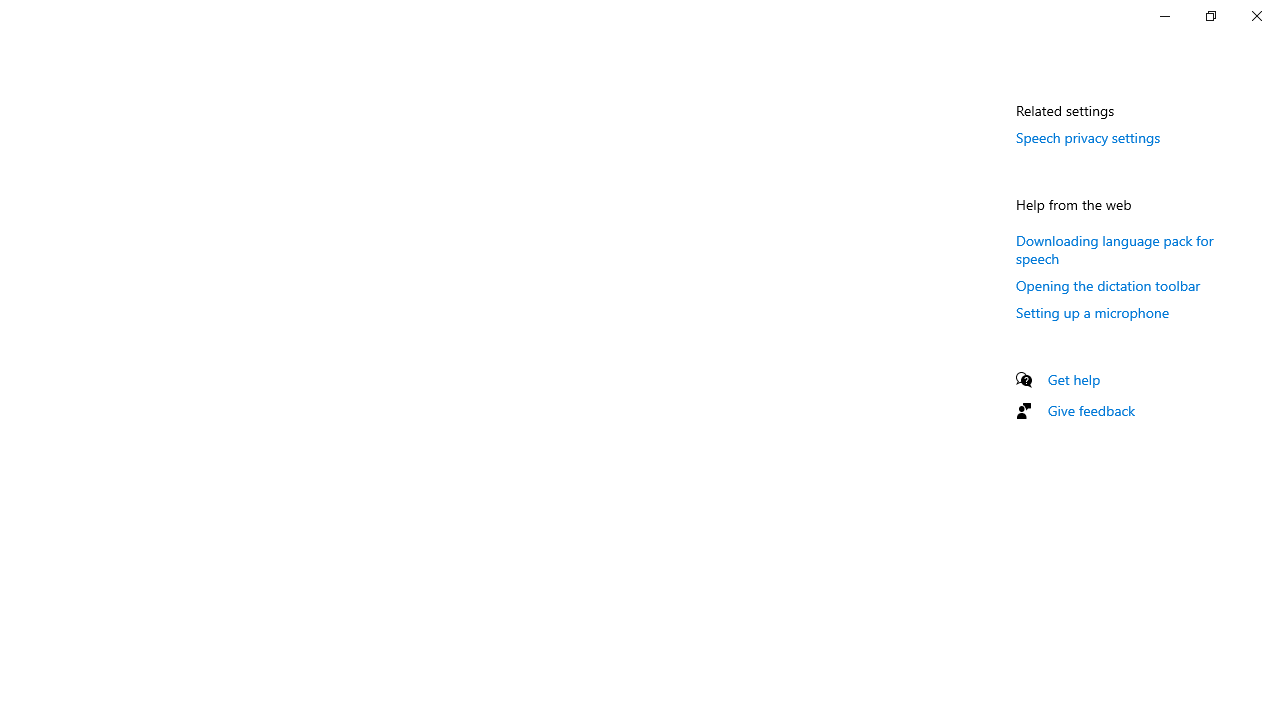 The image size is (1280, 720). Describe the element at coordinates (1087, 136) in the screenshot. I see `'Speech privacy settings'` at that location.